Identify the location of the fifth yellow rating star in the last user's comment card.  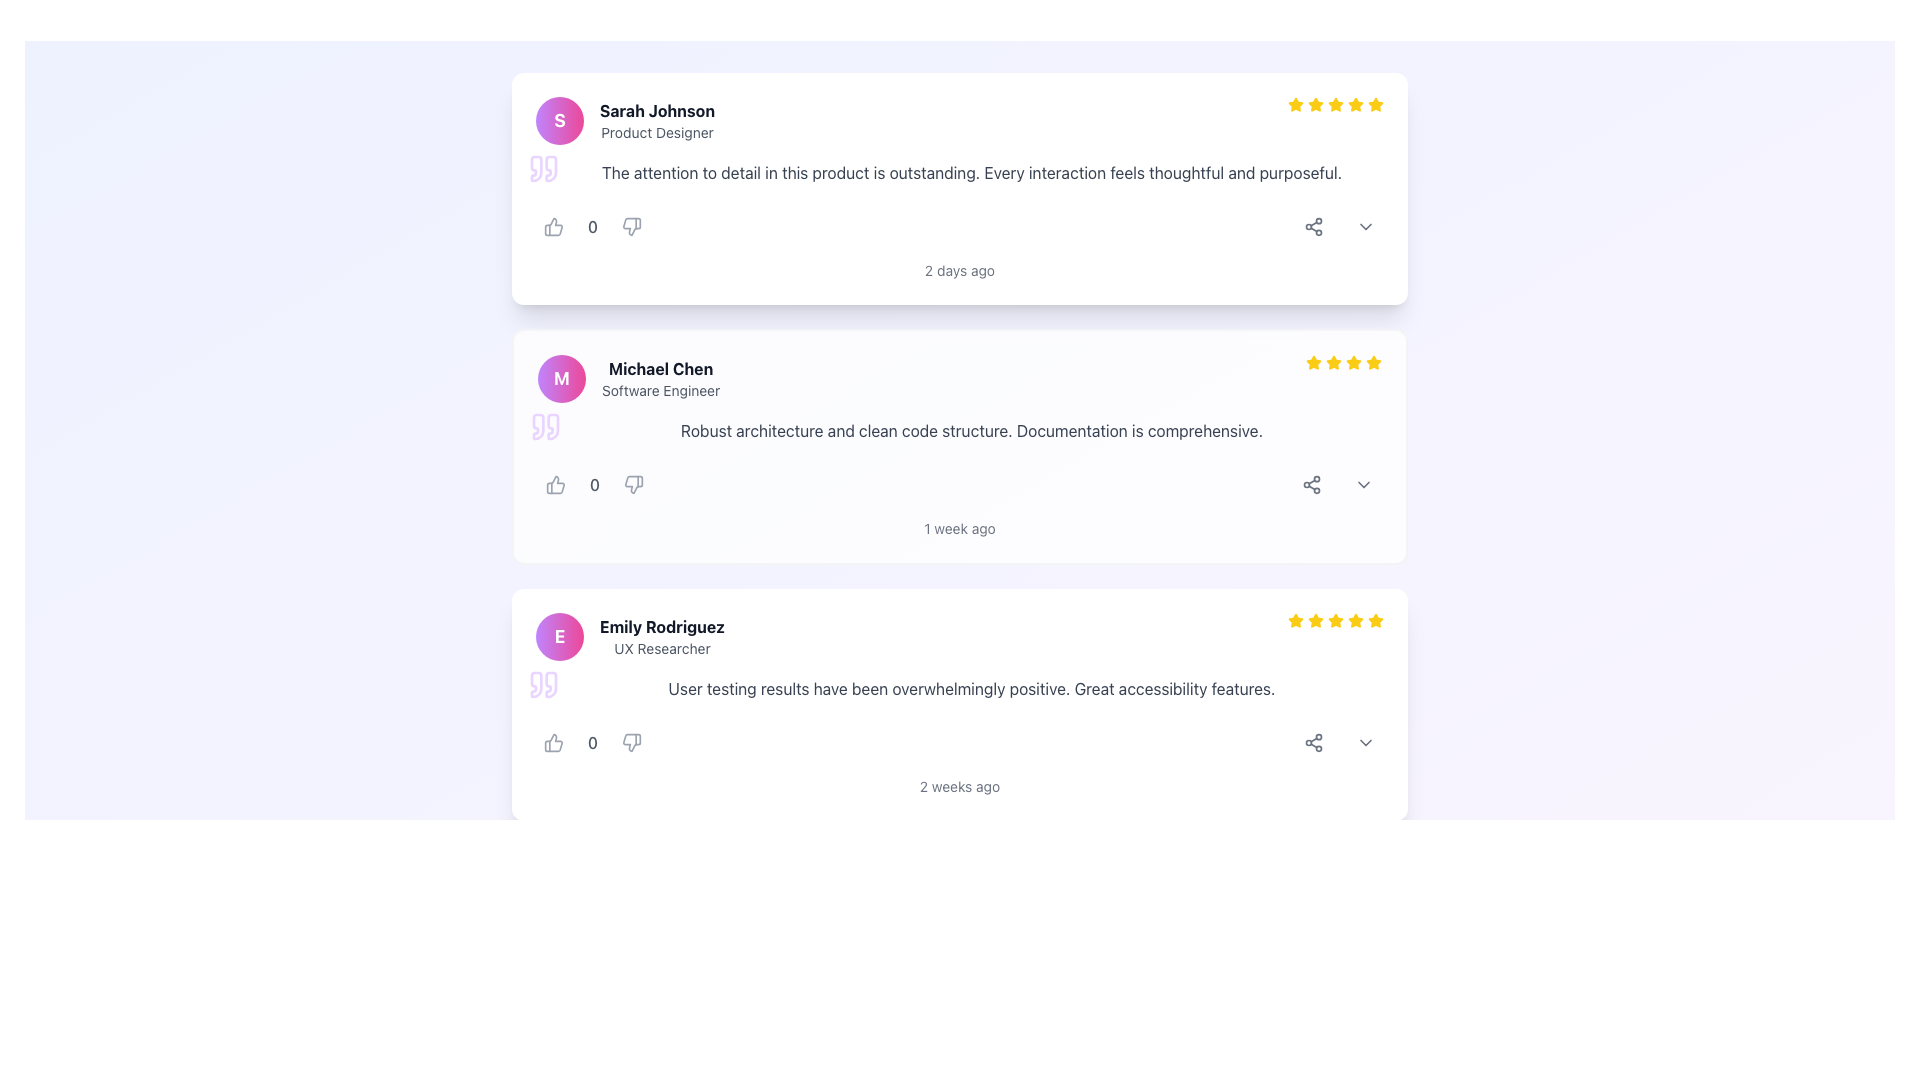
(1356, 619).